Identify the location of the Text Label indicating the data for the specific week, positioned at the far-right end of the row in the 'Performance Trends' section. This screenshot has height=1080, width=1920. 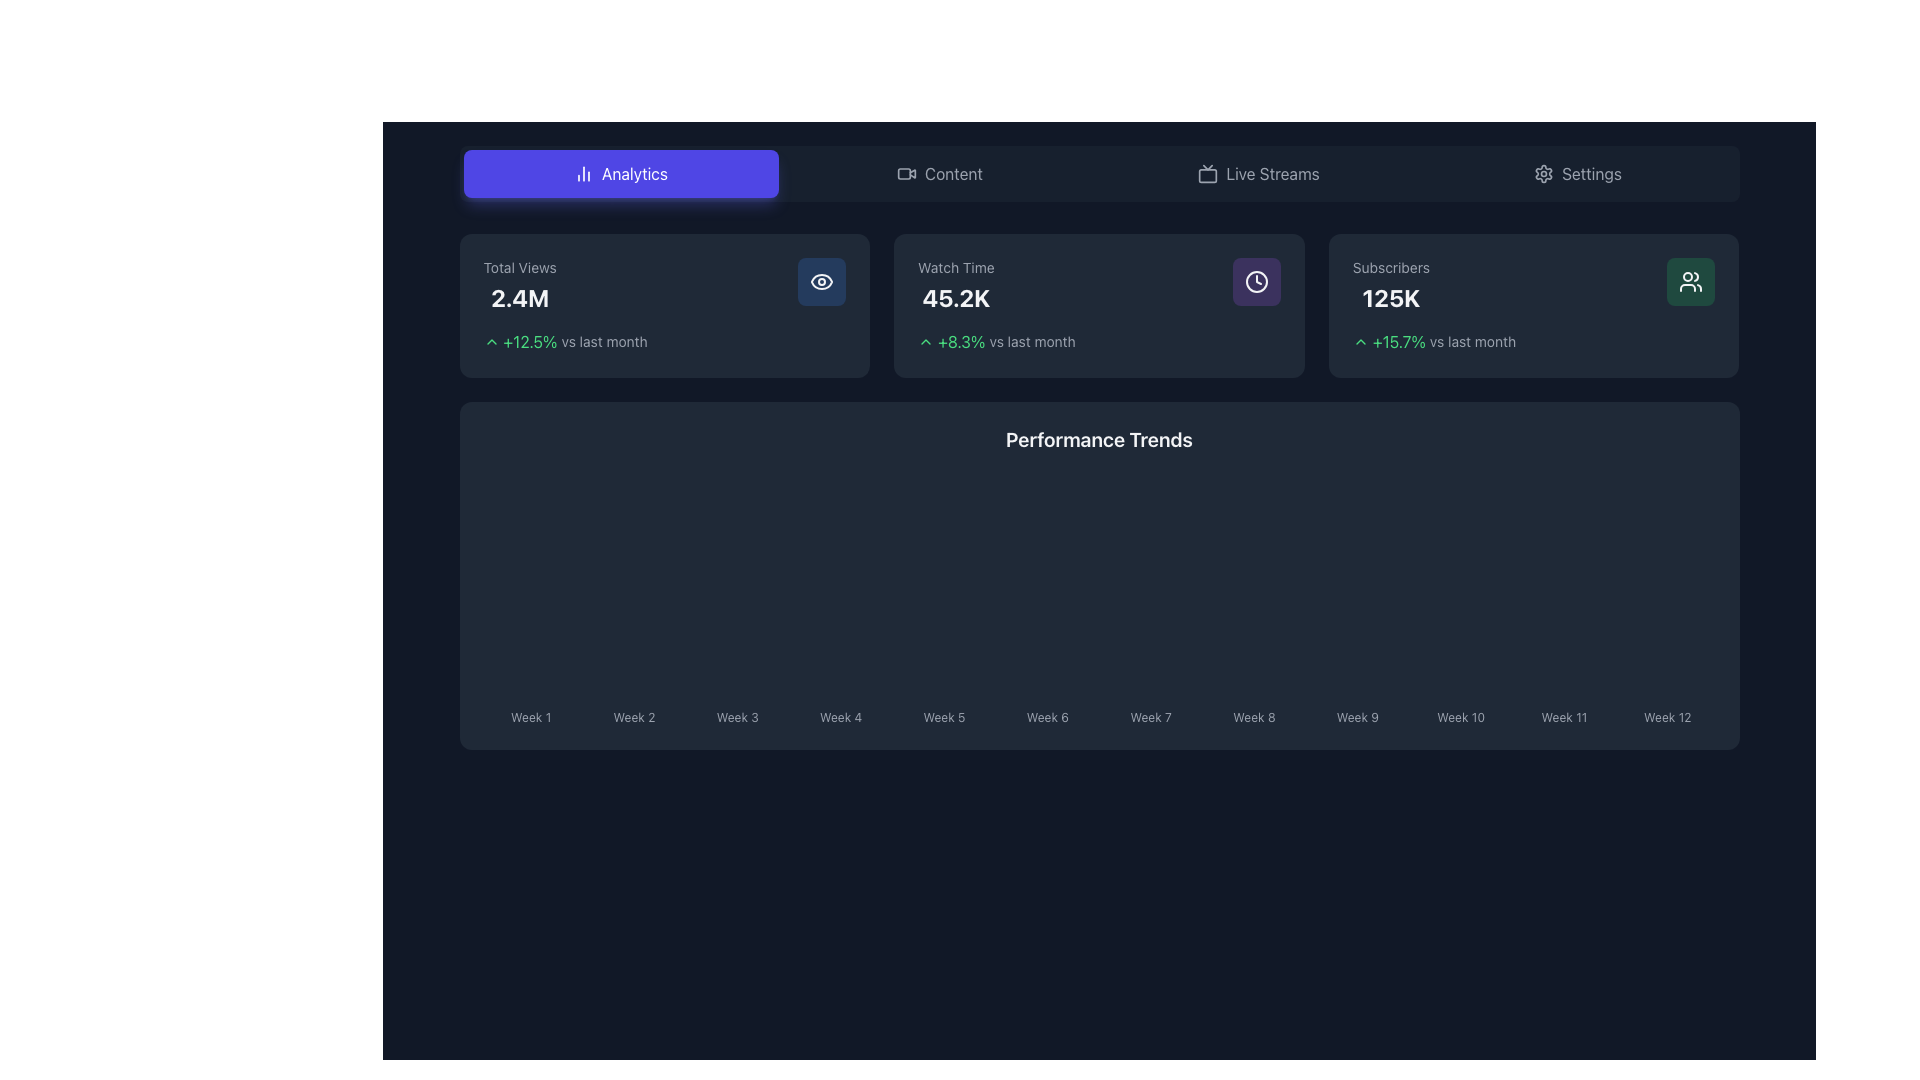
(1667, 716).